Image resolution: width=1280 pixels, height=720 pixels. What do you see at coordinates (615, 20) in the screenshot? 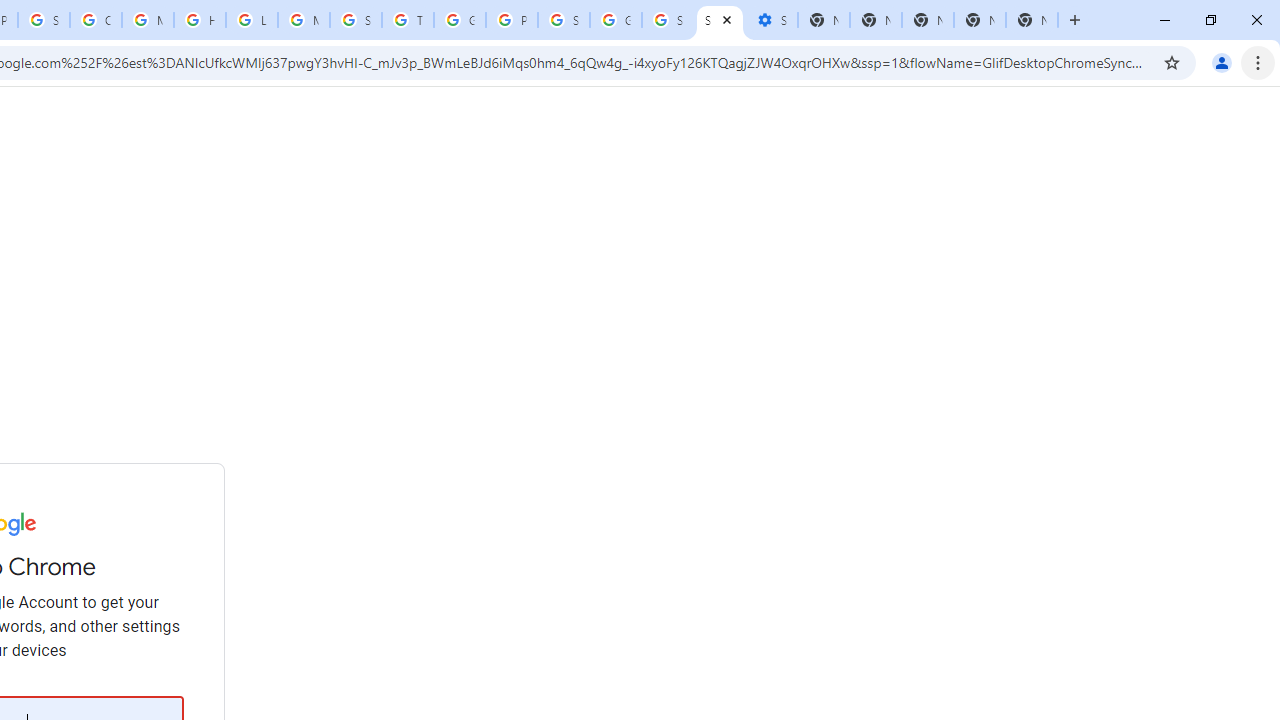
I see `'Google Cybersecurity Innovations - Google Safety Center'` at bounding box center [615, 20].